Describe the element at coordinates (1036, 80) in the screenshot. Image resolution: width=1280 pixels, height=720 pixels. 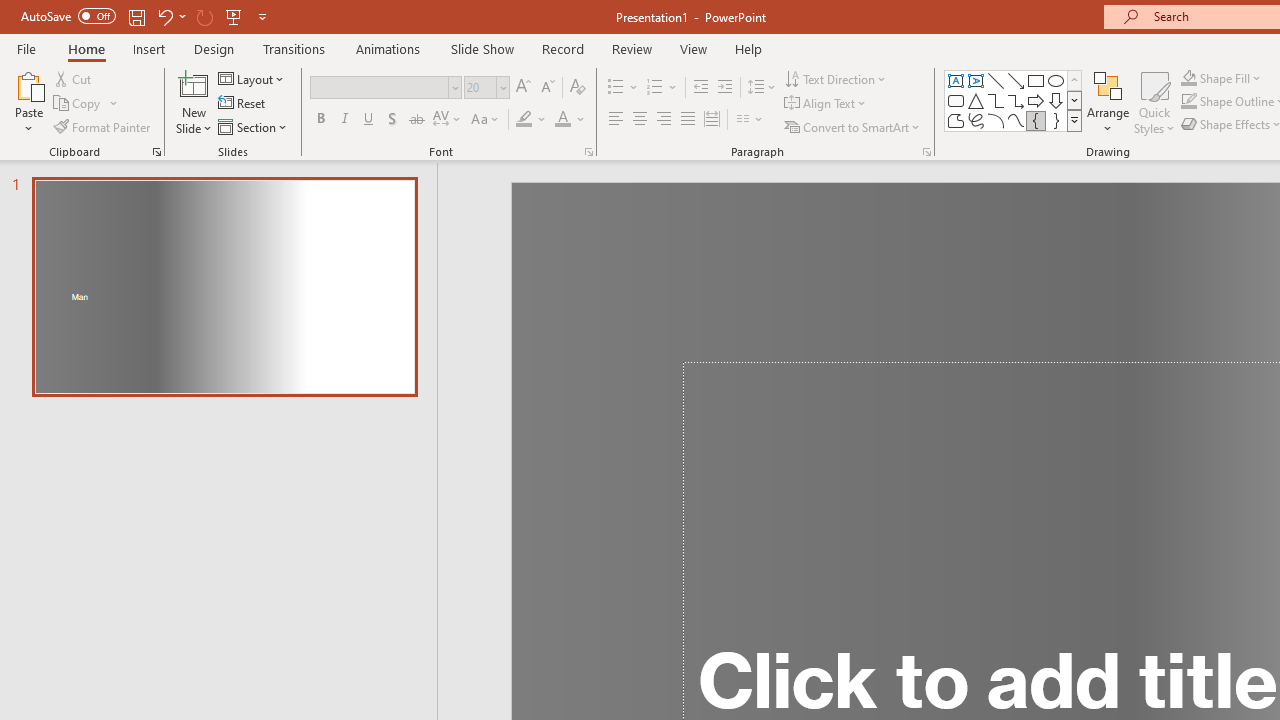
I see `'Rectangle'` at that location.